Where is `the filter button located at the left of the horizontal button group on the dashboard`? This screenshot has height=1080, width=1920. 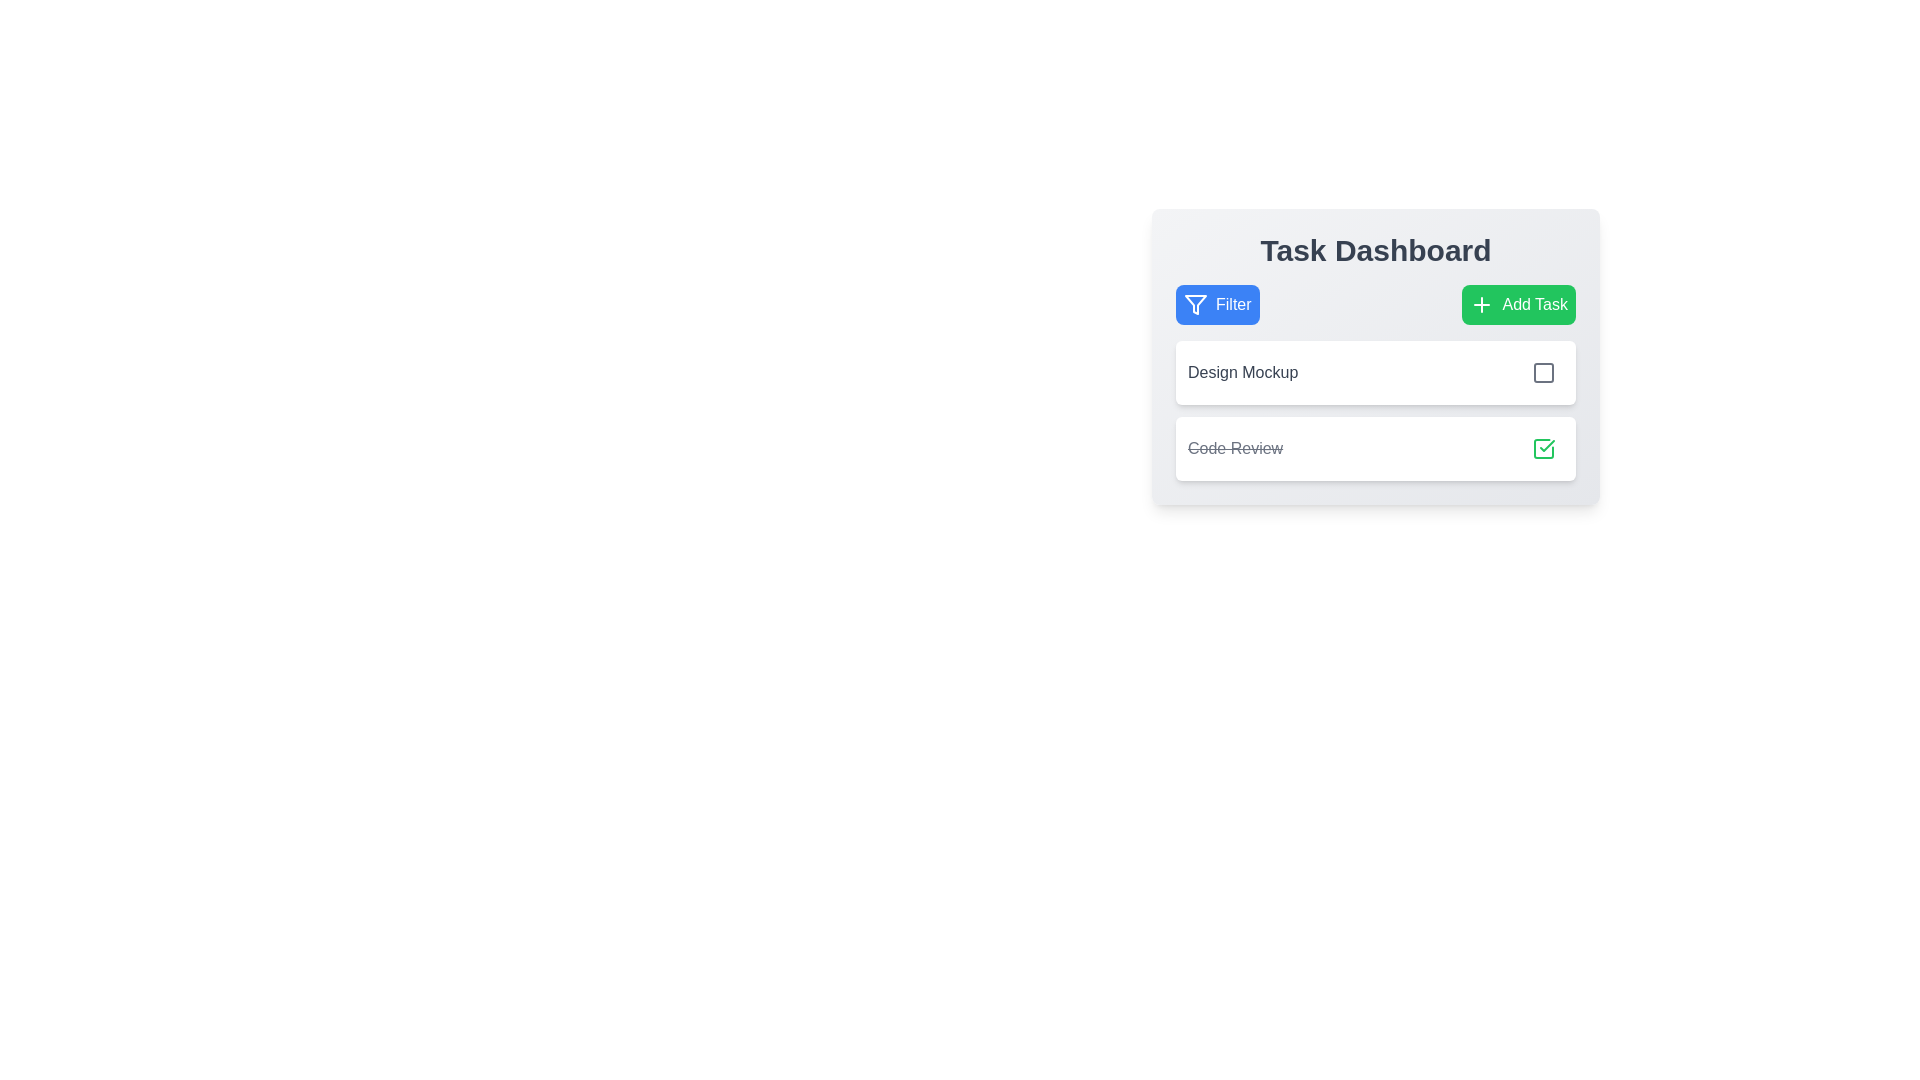 the filter button located at the left of the horizontal button group on the dashboard is located at coordinates (1216, 304).